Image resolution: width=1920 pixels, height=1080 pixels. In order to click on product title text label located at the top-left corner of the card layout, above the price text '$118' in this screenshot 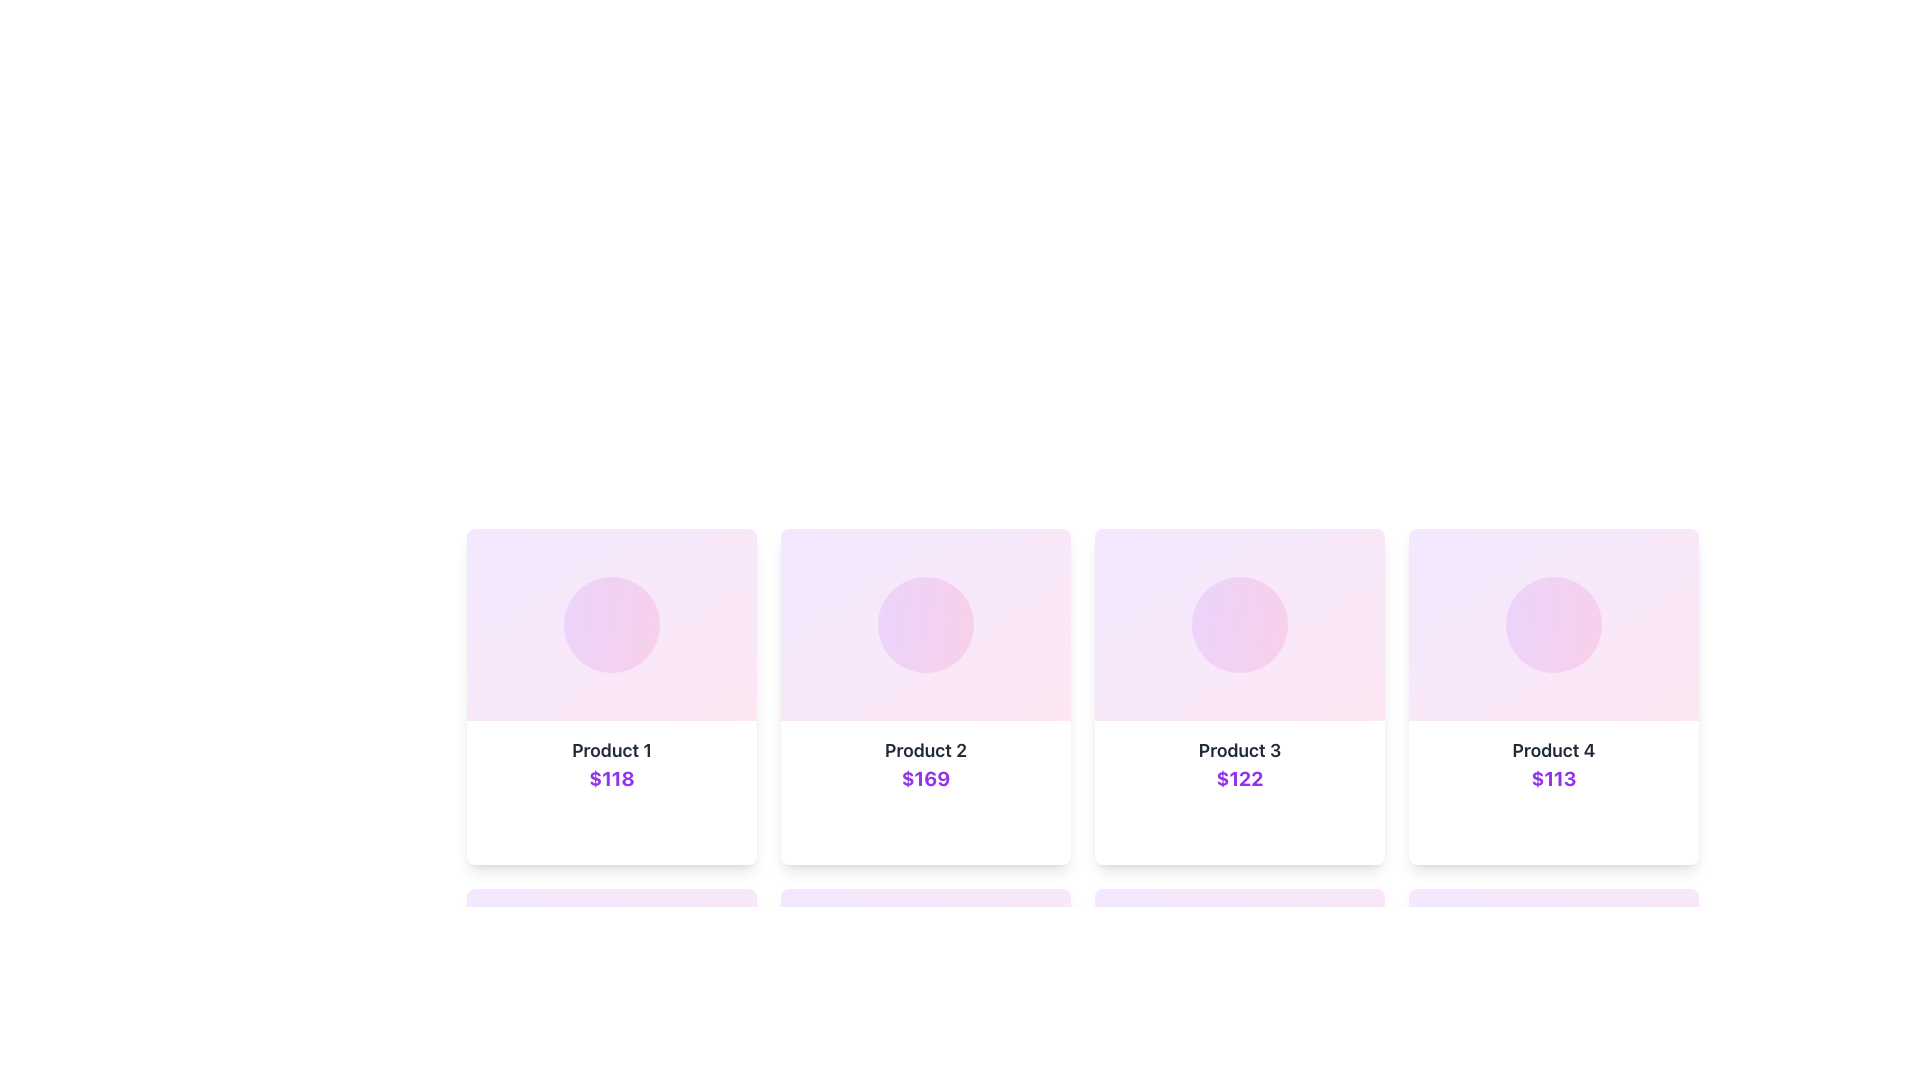, I will do `click(610, 751)`.